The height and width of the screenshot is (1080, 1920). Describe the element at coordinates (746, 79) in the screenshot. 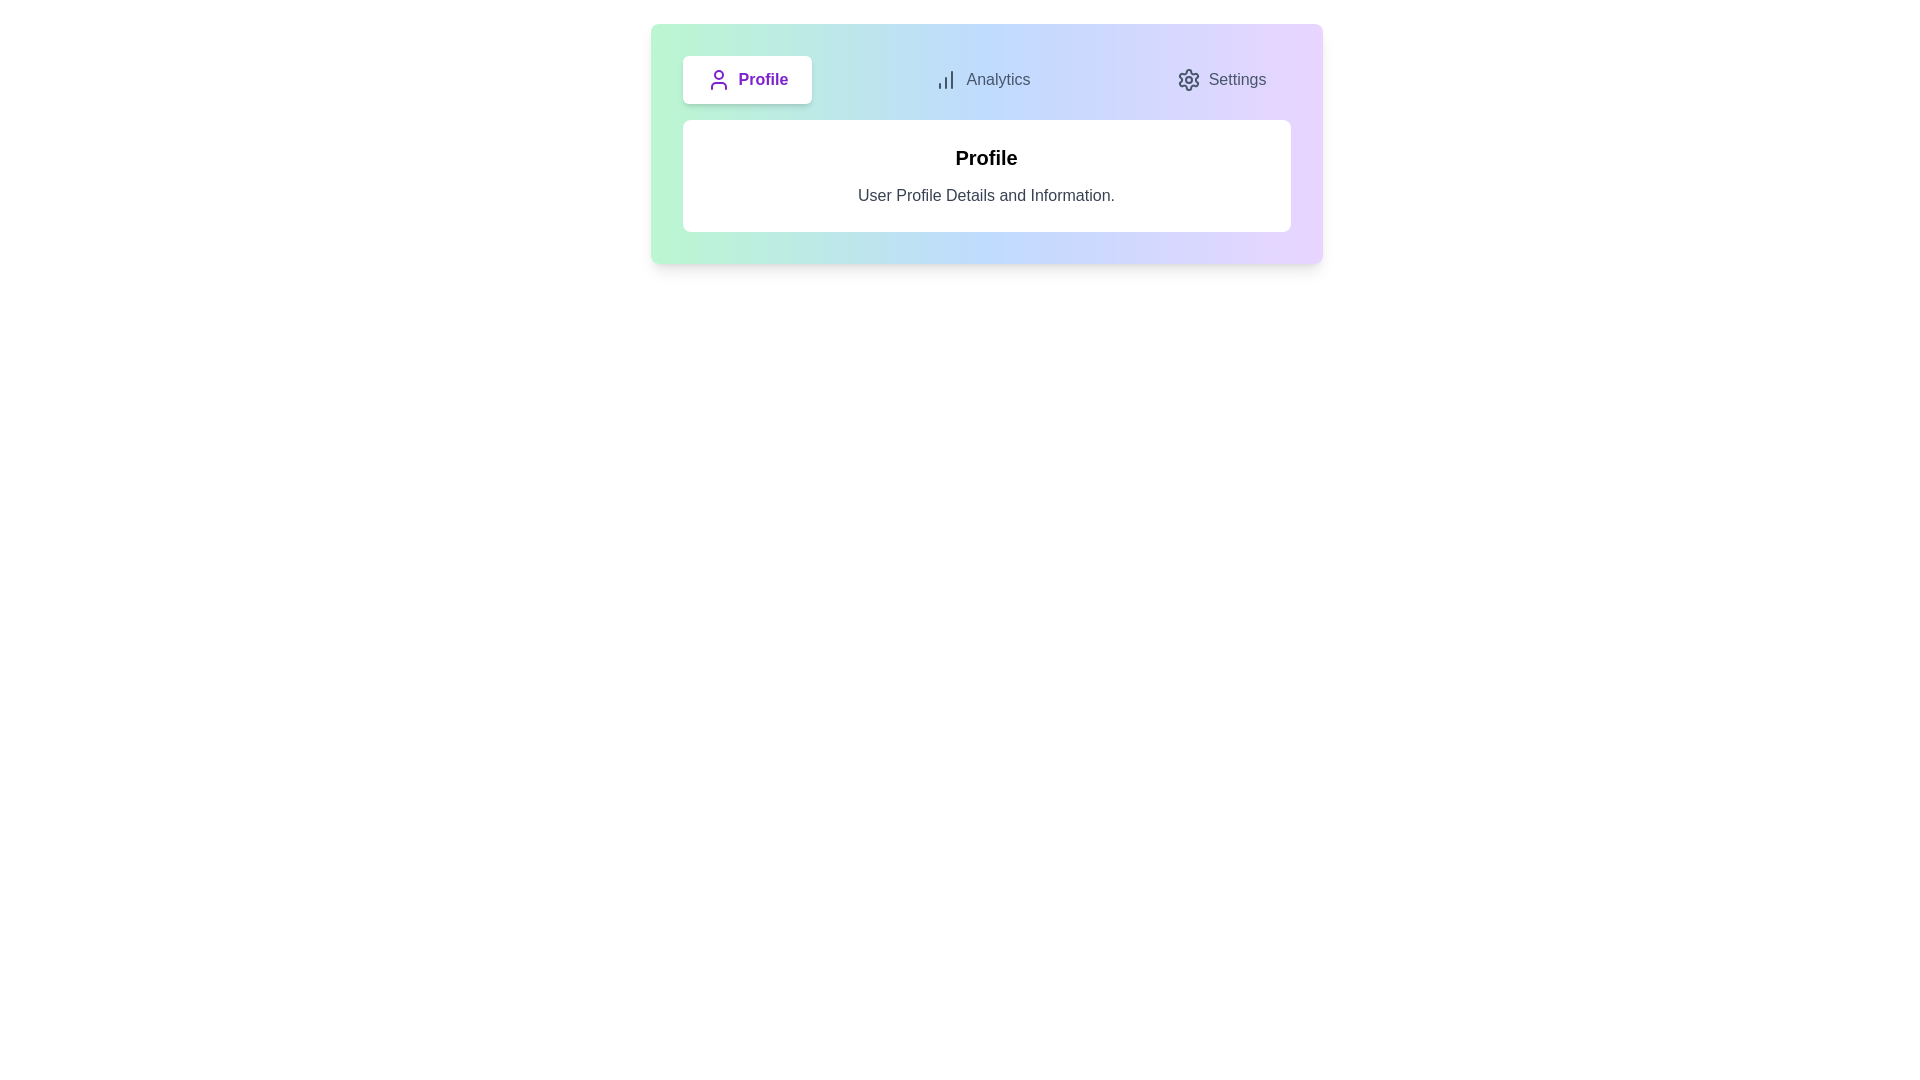

I see `the Profile tab button to switch to the corresponding tab` at that location.